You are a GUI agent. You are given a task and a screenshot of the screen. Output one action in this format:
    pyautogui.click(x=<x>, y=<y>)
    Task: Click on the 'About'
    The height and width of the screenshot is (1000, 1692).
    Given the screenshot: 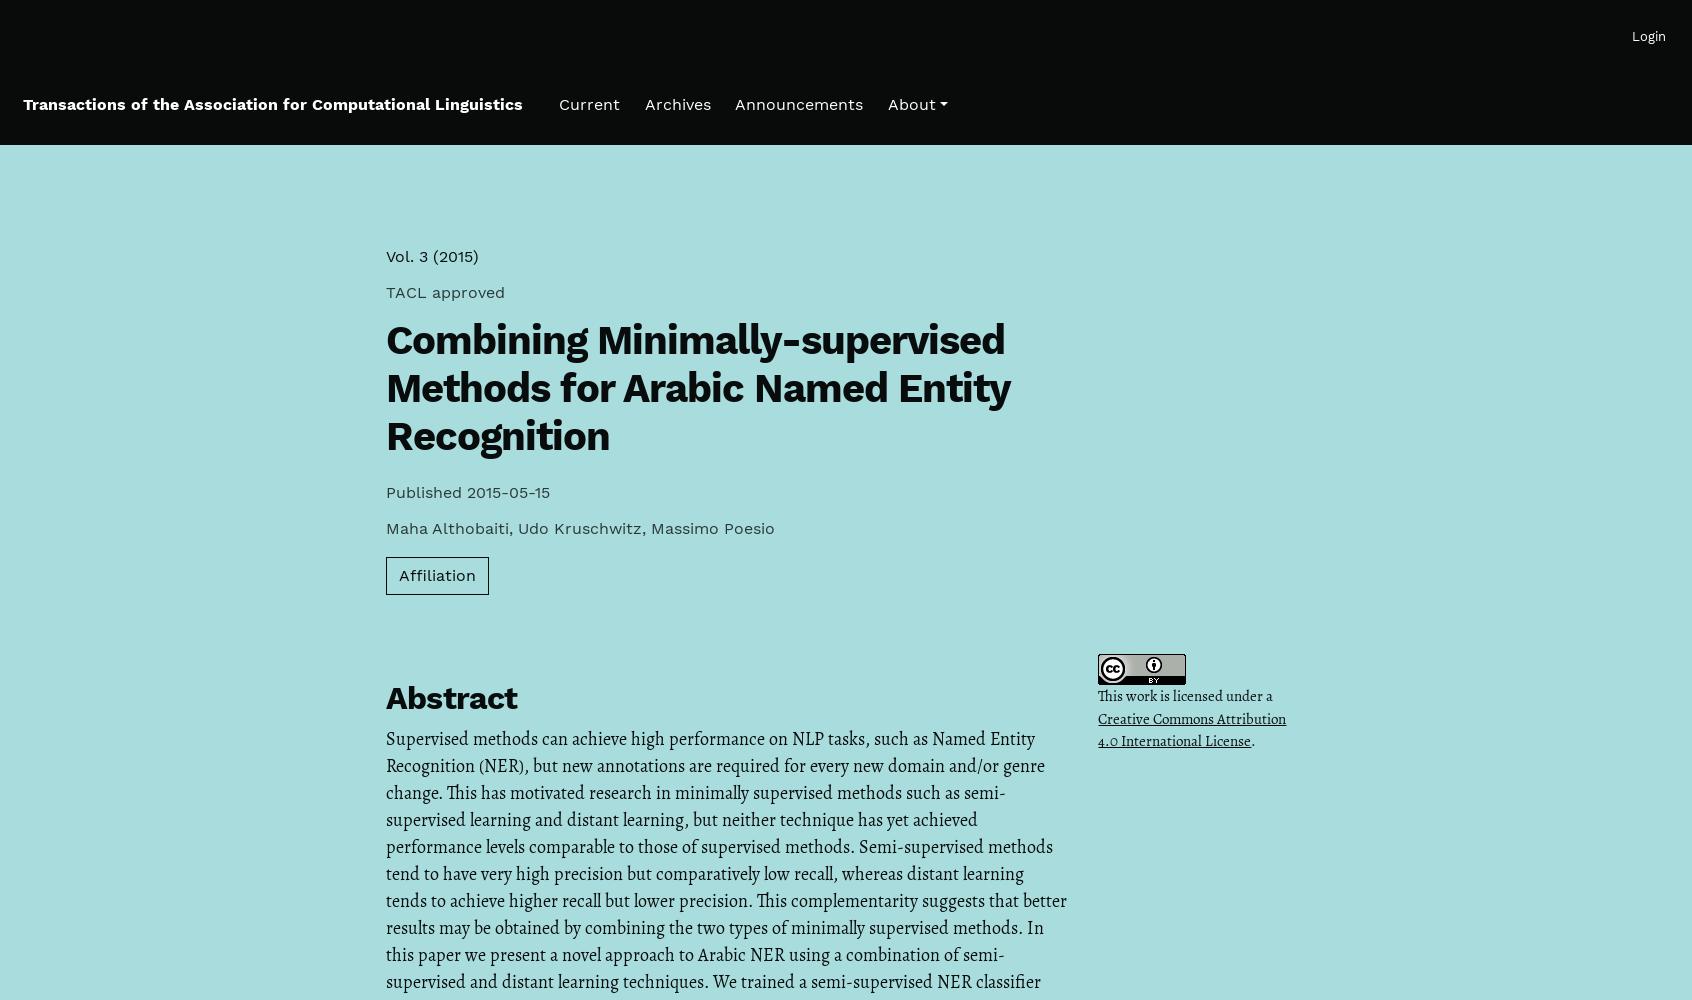 What is the action you would take?
    pyautogui.click(x=909, y=103)
    